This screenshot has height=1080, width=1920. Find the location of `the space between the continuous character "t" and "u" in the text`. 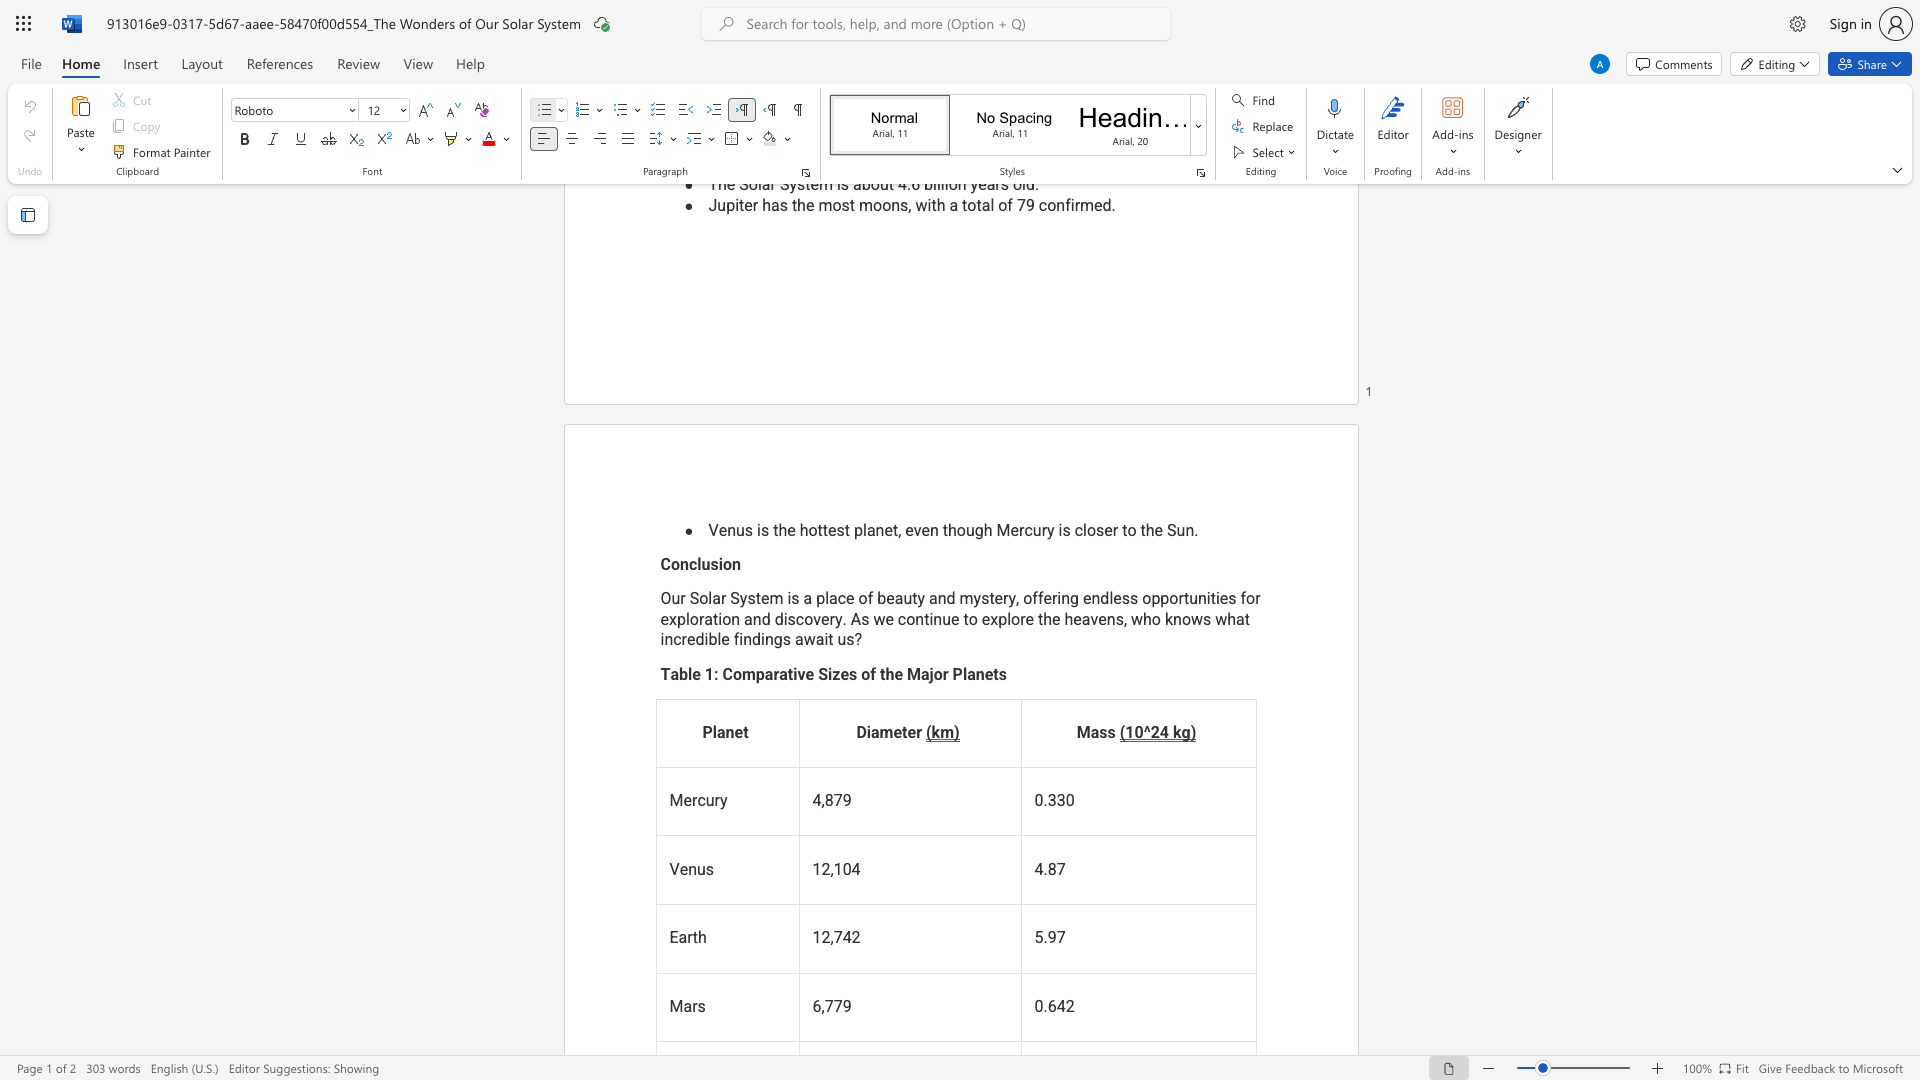

the space between the continuous character "t" and "u" in the text is located at coordinates (1190, 597).